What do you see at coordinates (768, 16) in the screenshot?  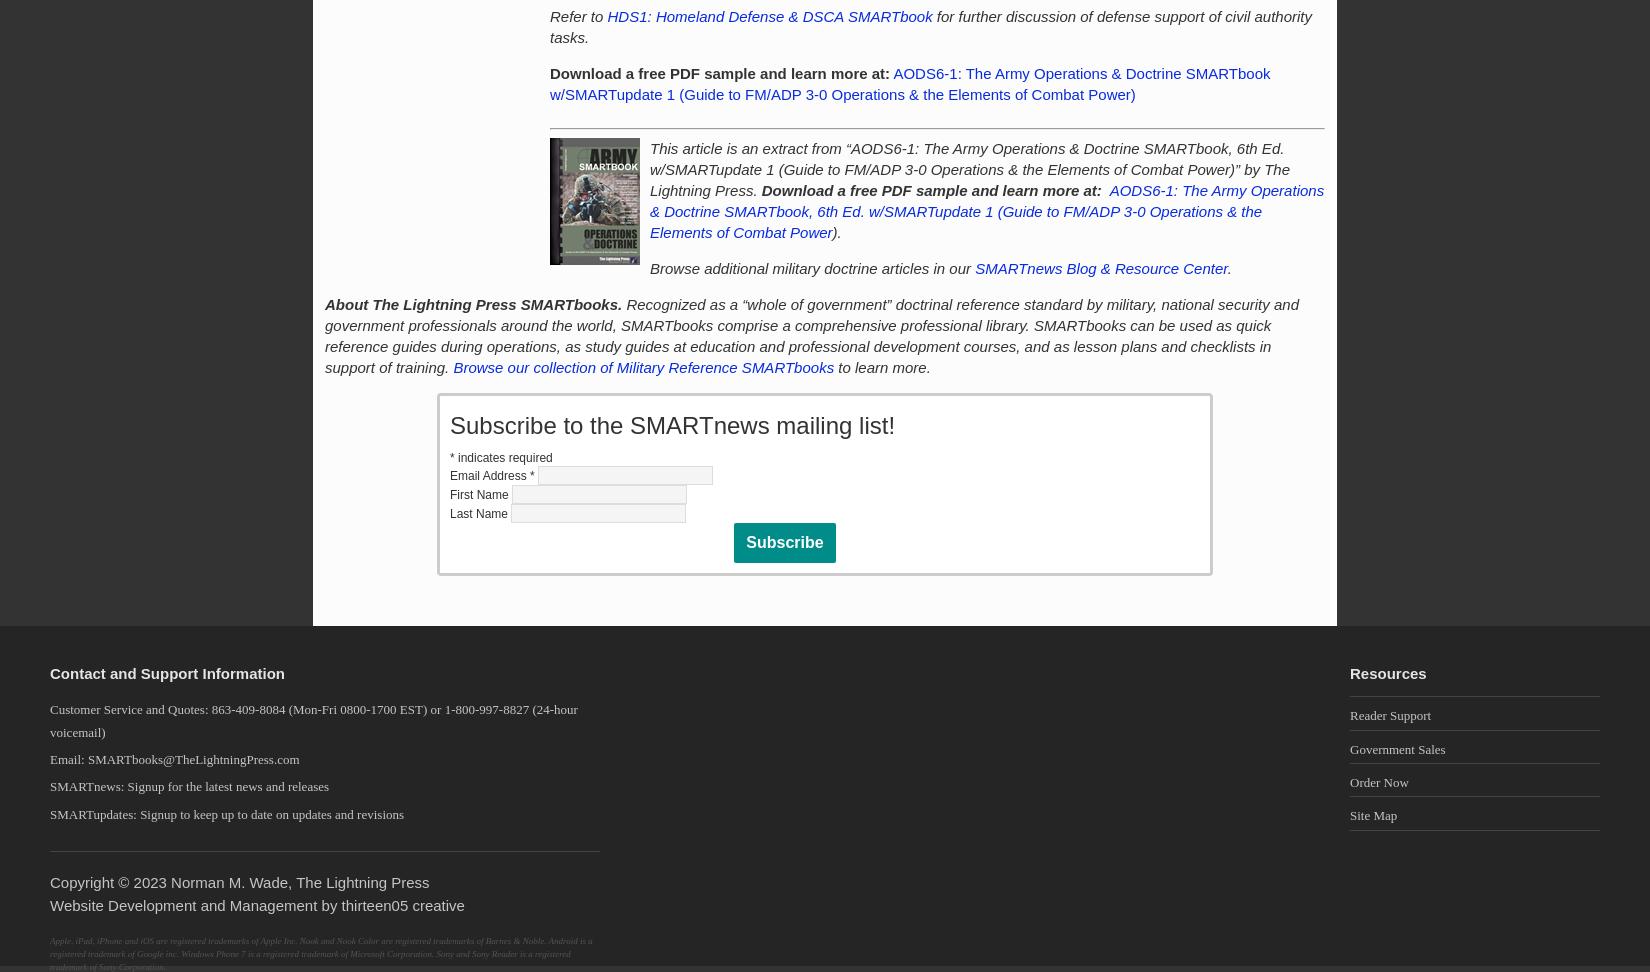 I see `'HDS1: Homeland Defense & DSCA SMARTbook'` at bounding box center [768, 16].